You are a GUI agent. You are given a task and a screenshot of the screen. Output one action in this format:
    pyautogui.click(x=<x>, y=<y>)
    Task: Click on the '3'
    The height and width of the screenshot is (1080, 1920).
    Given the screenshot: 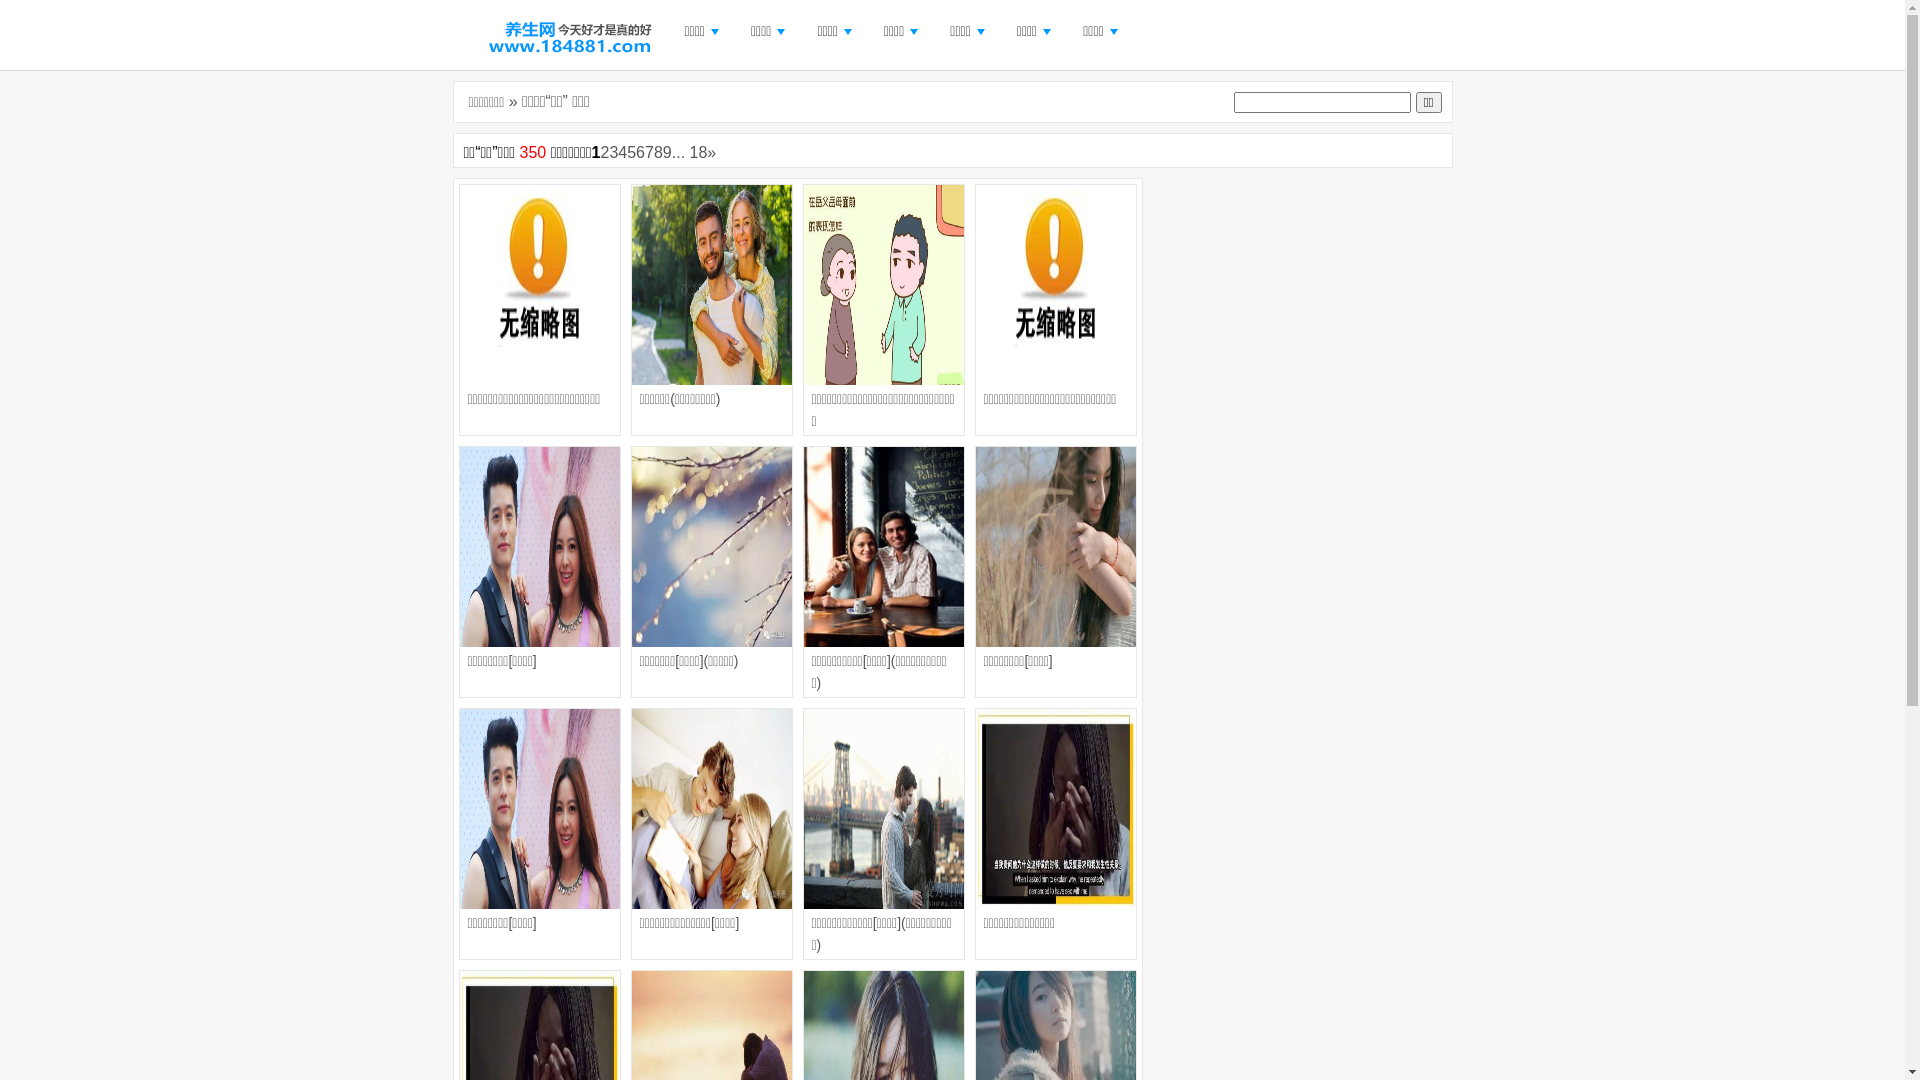 What is the action you would take?
    pyautogui.click(x=612, y=151)
    